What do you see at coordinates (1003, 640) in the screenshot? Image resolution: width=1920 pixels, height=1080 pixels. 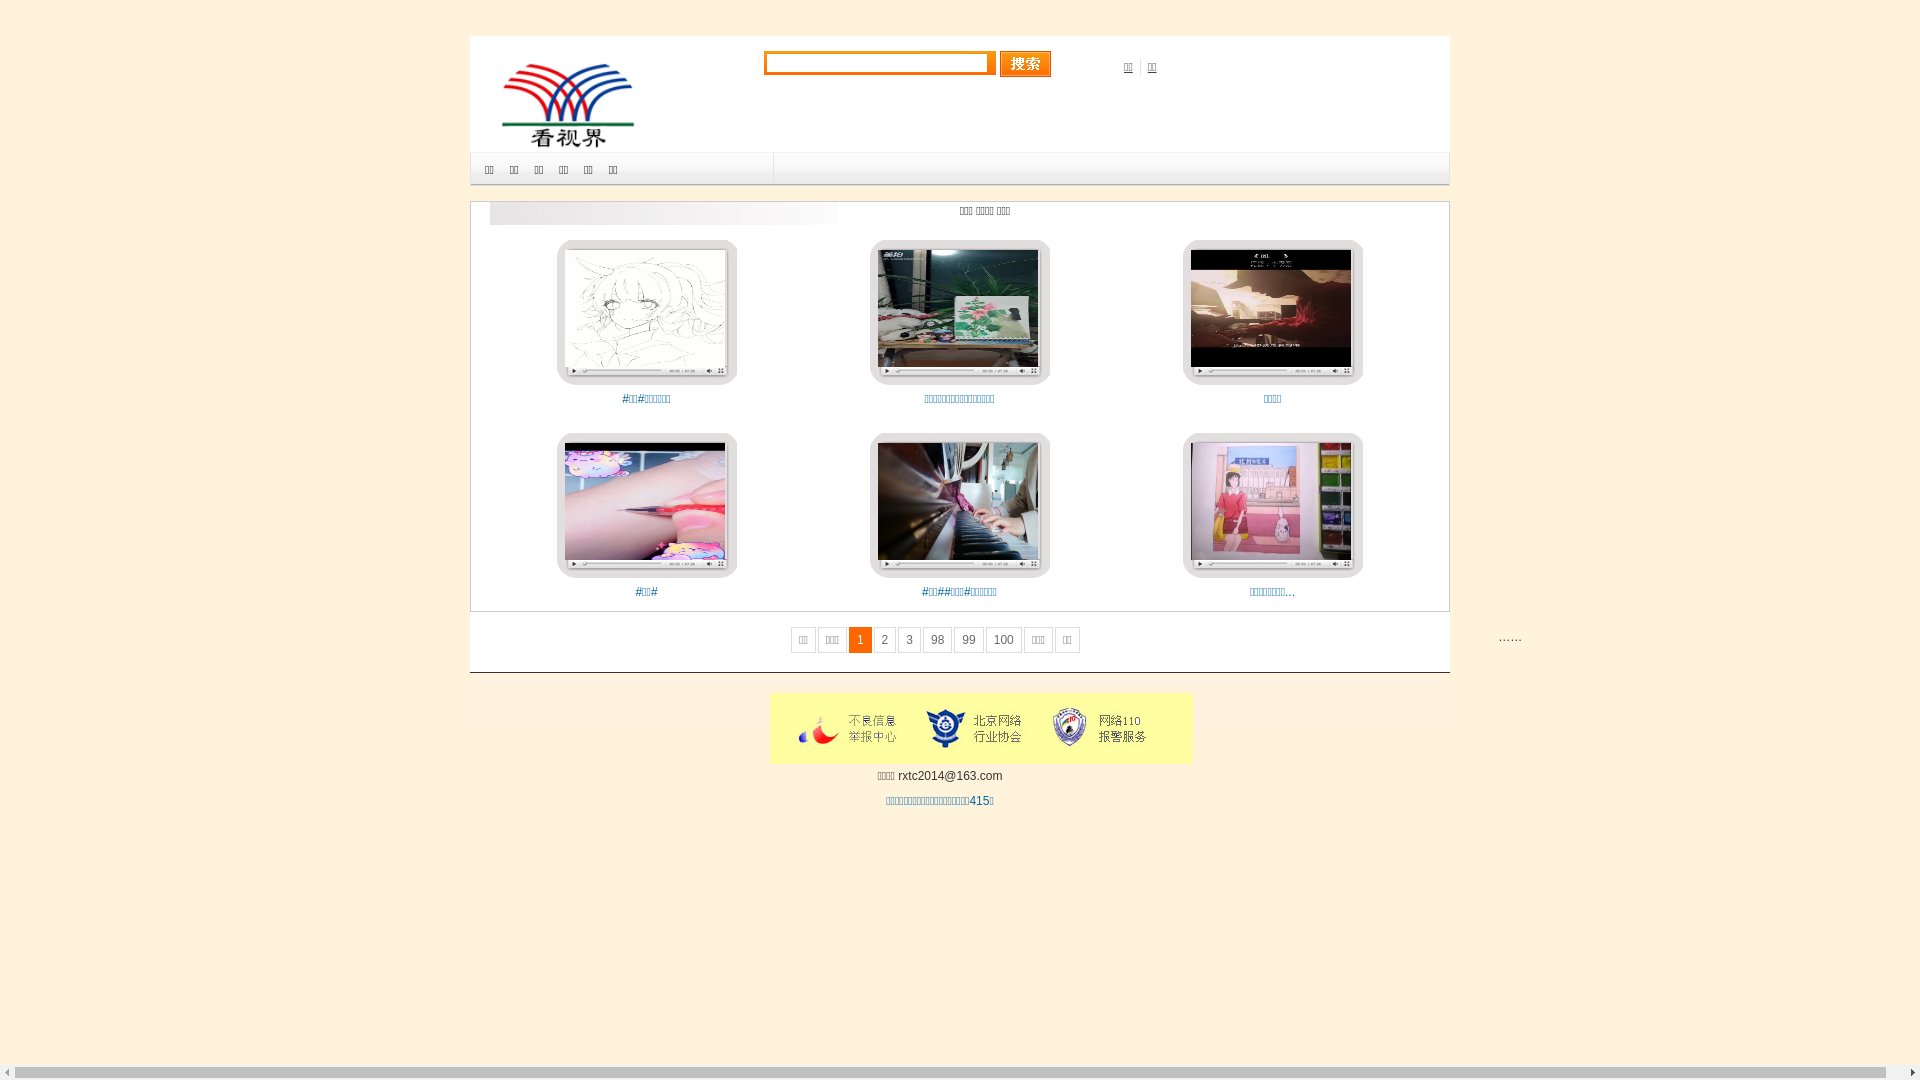 I see `'100'` at bounding box center [1003, 640].